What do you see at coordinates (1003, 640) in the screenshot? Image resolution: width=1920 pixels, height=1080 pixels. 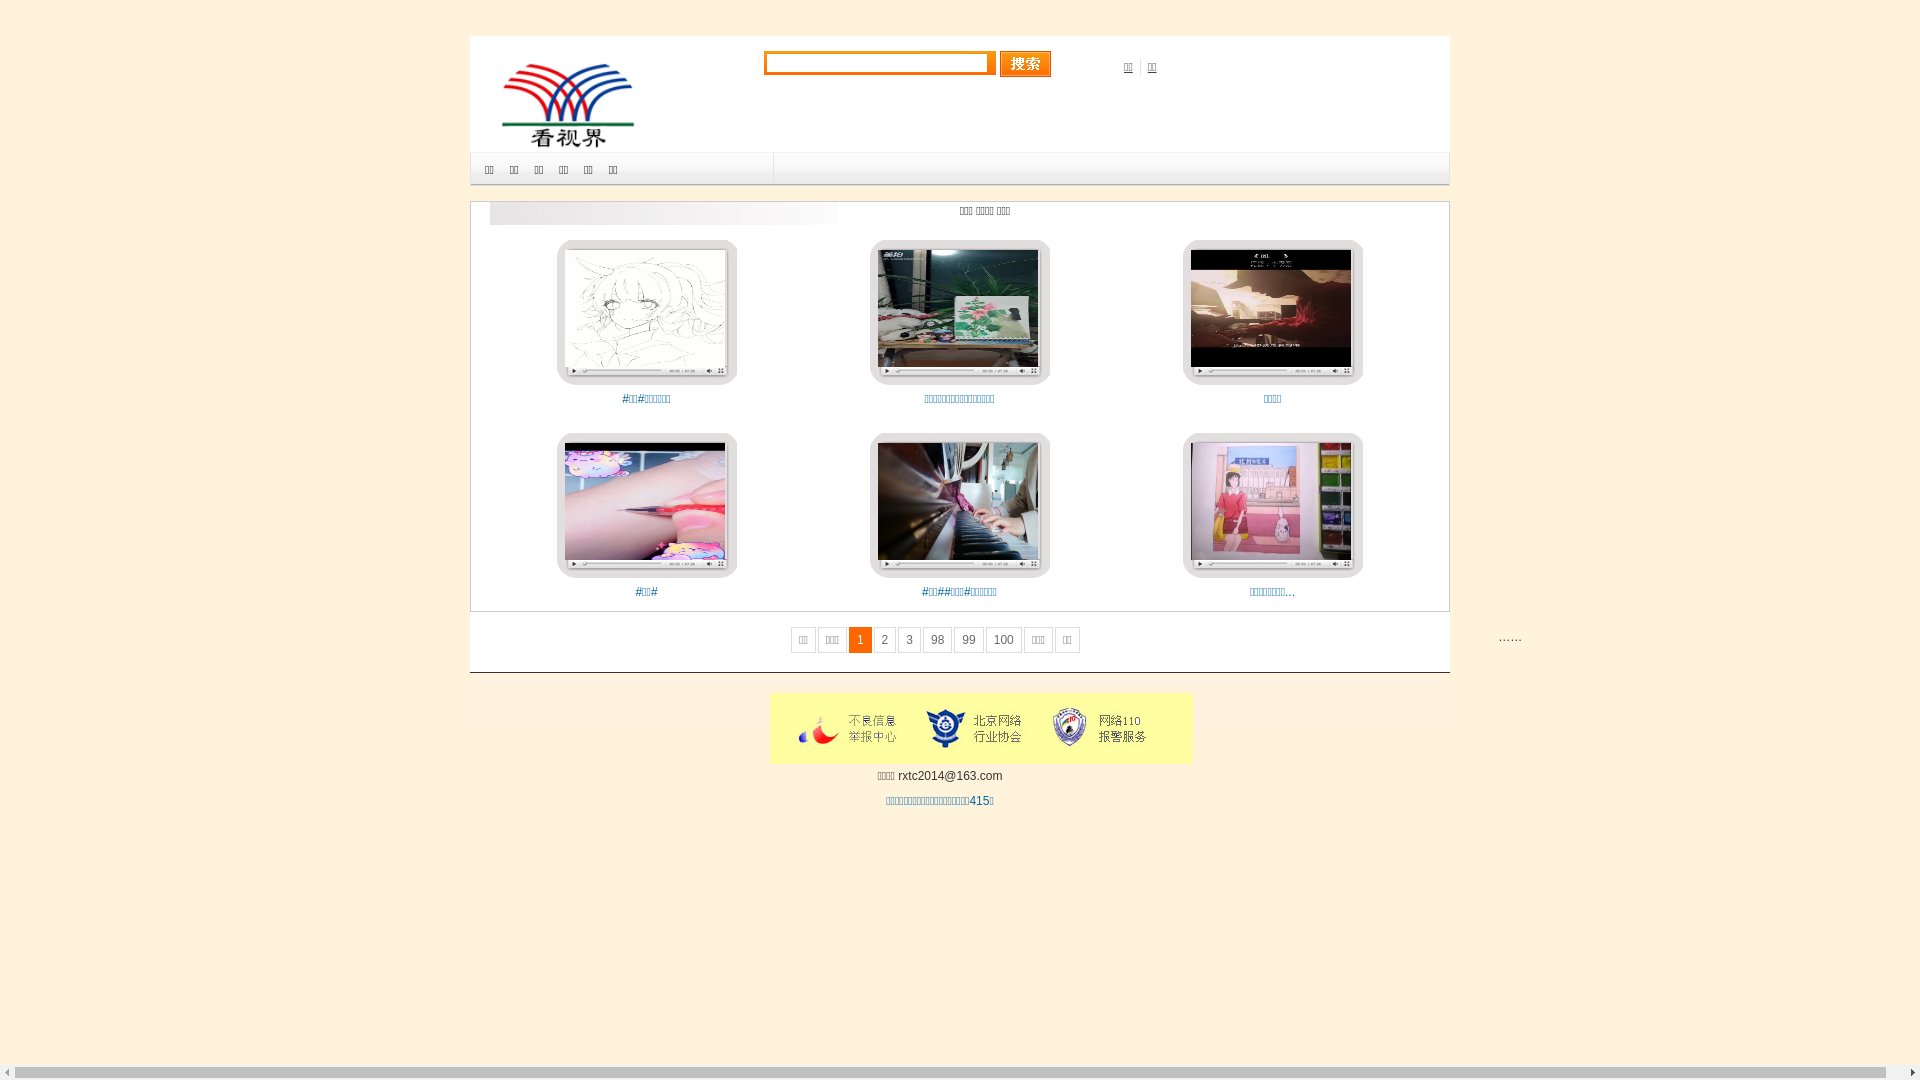 I see `'100'` at bounding box center [1003, 640].